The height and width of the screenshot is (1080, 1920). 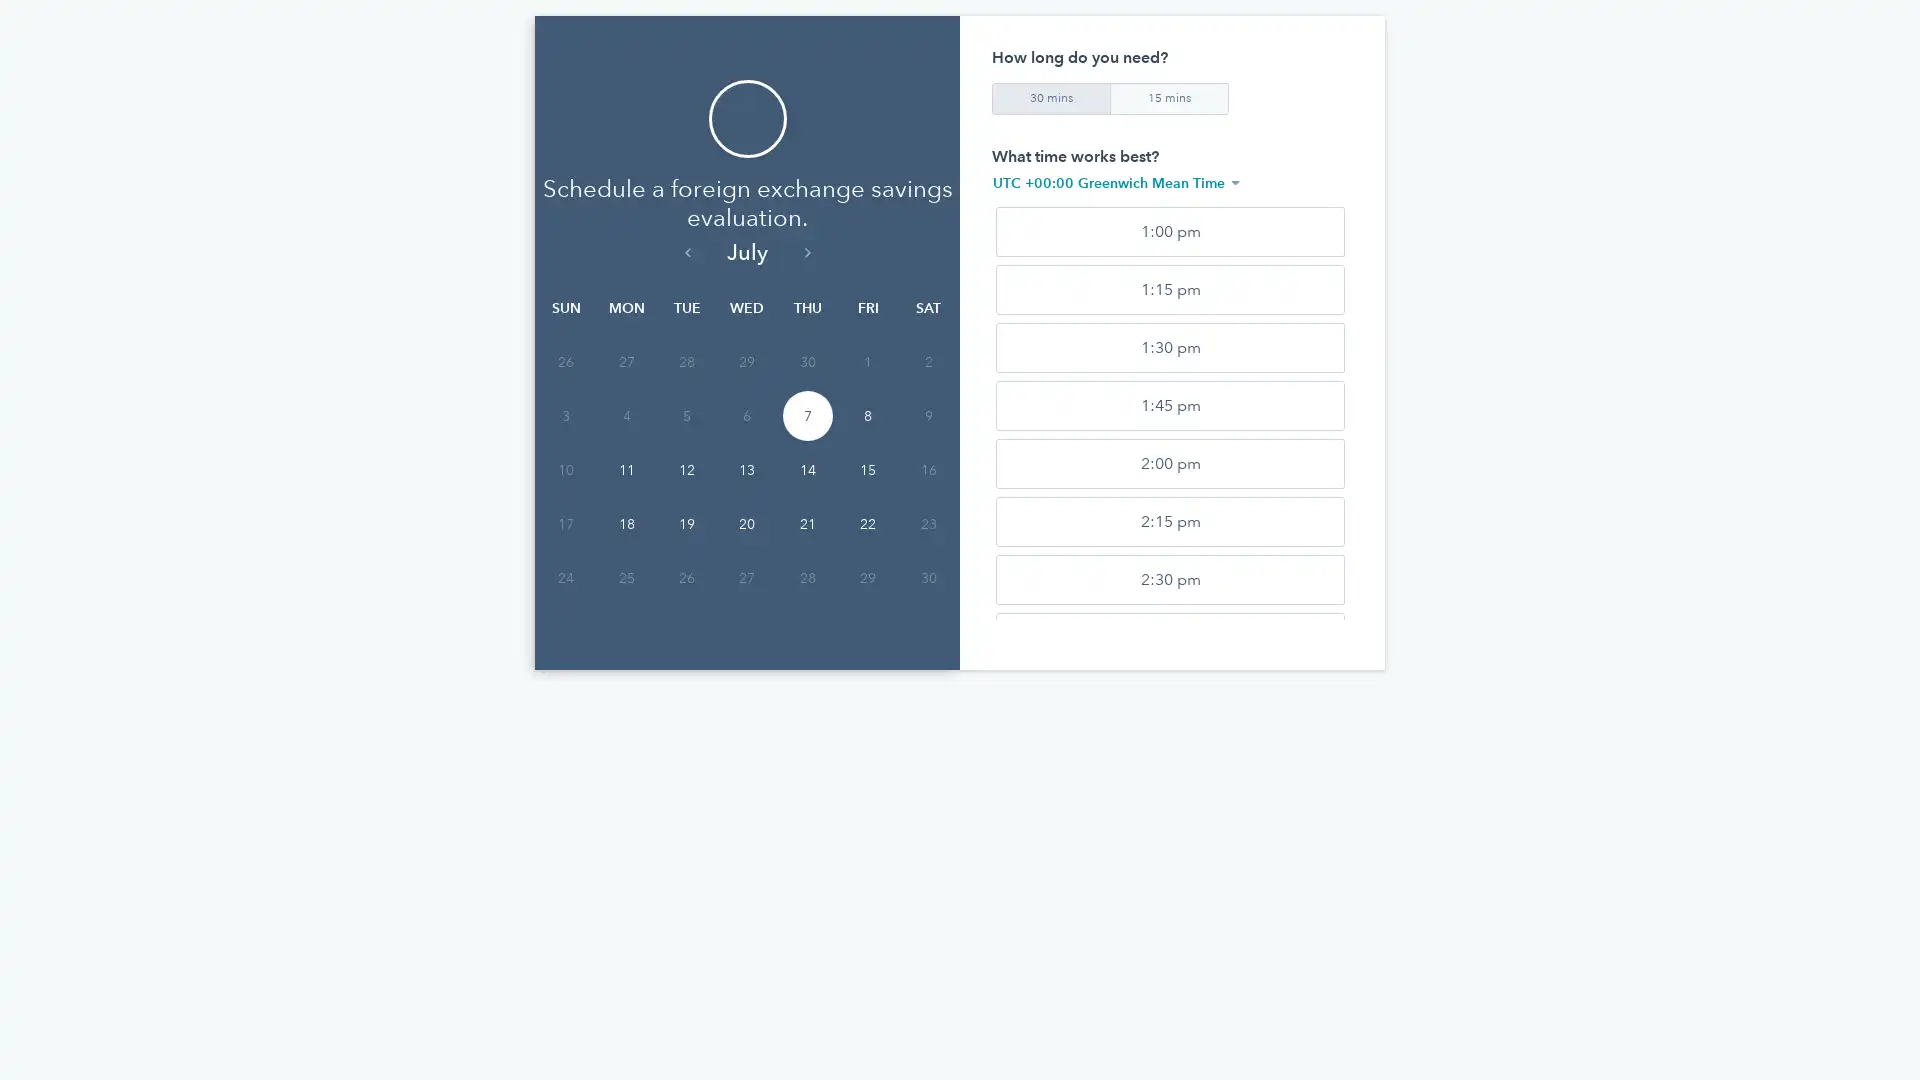 I want to click on July 24th, so click(x=565, y=578).